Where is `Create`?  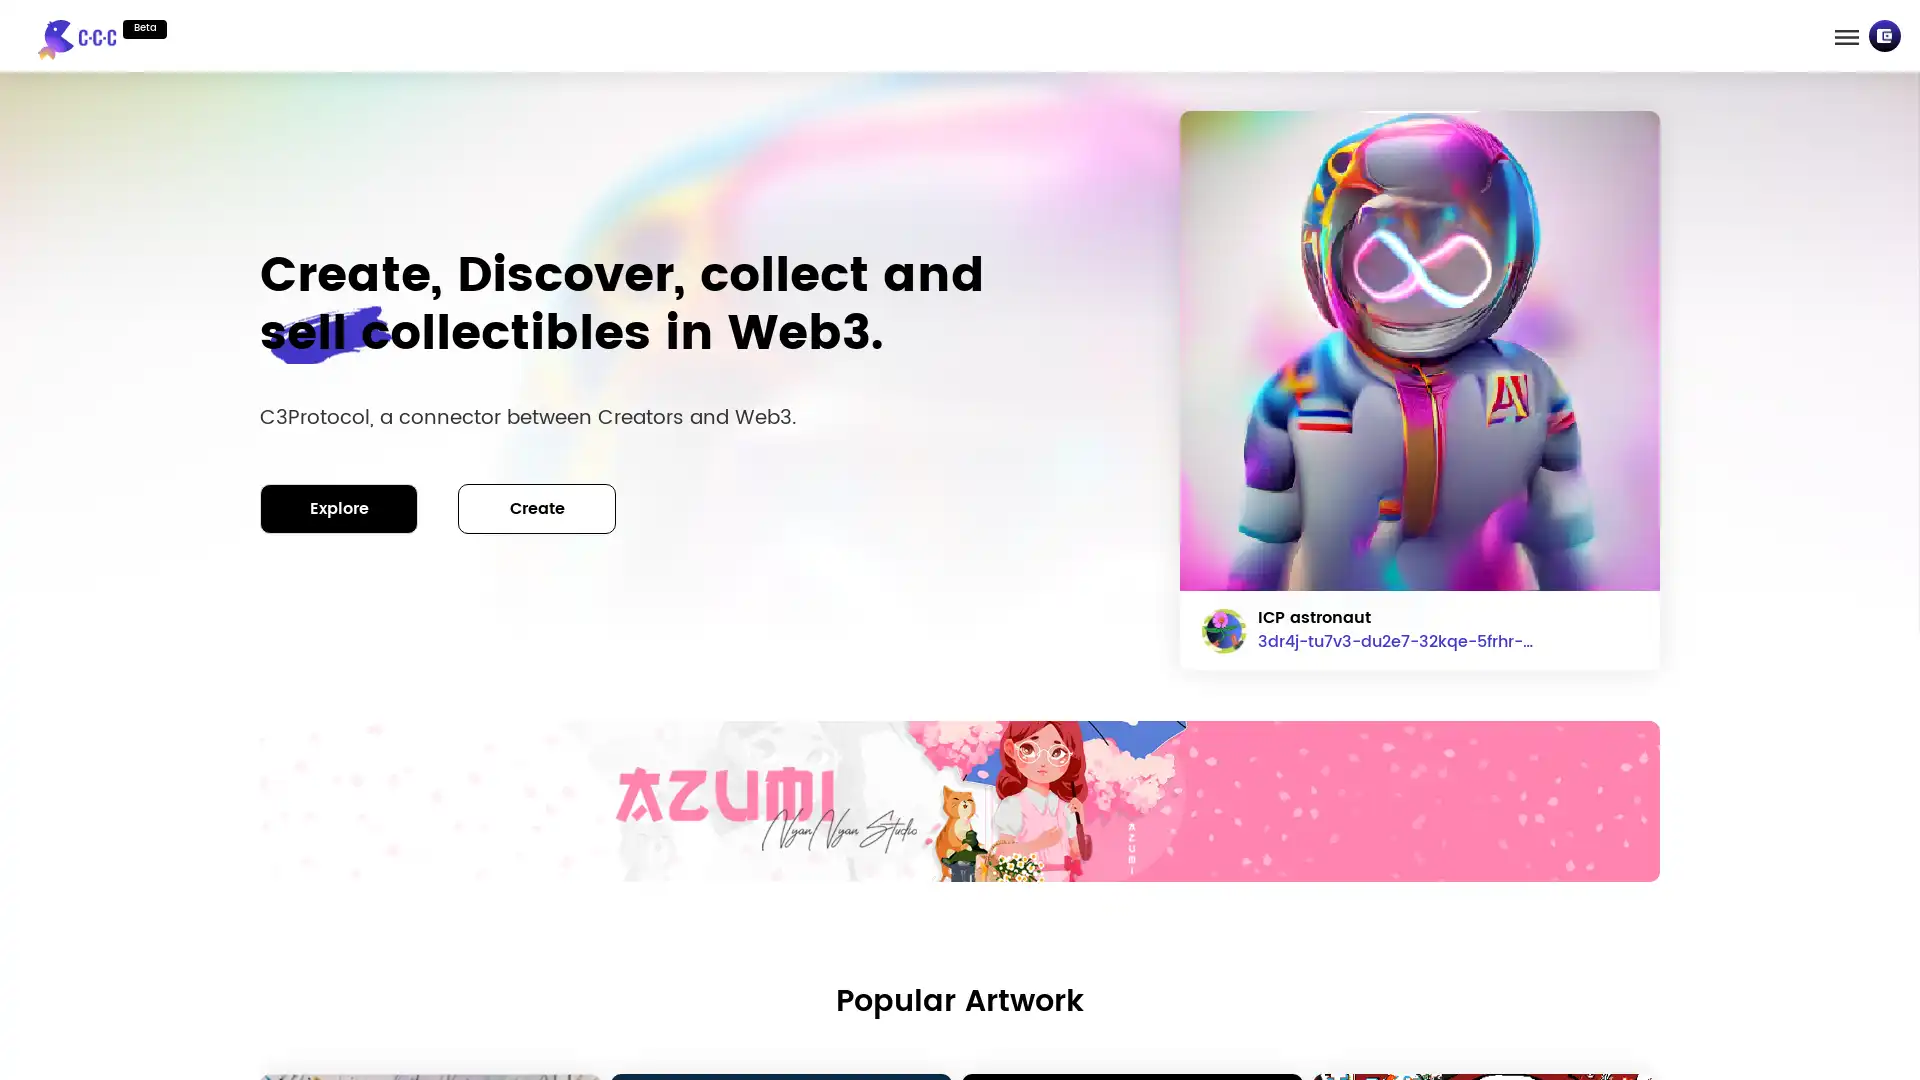
Create is located at coordinates (537, 507).